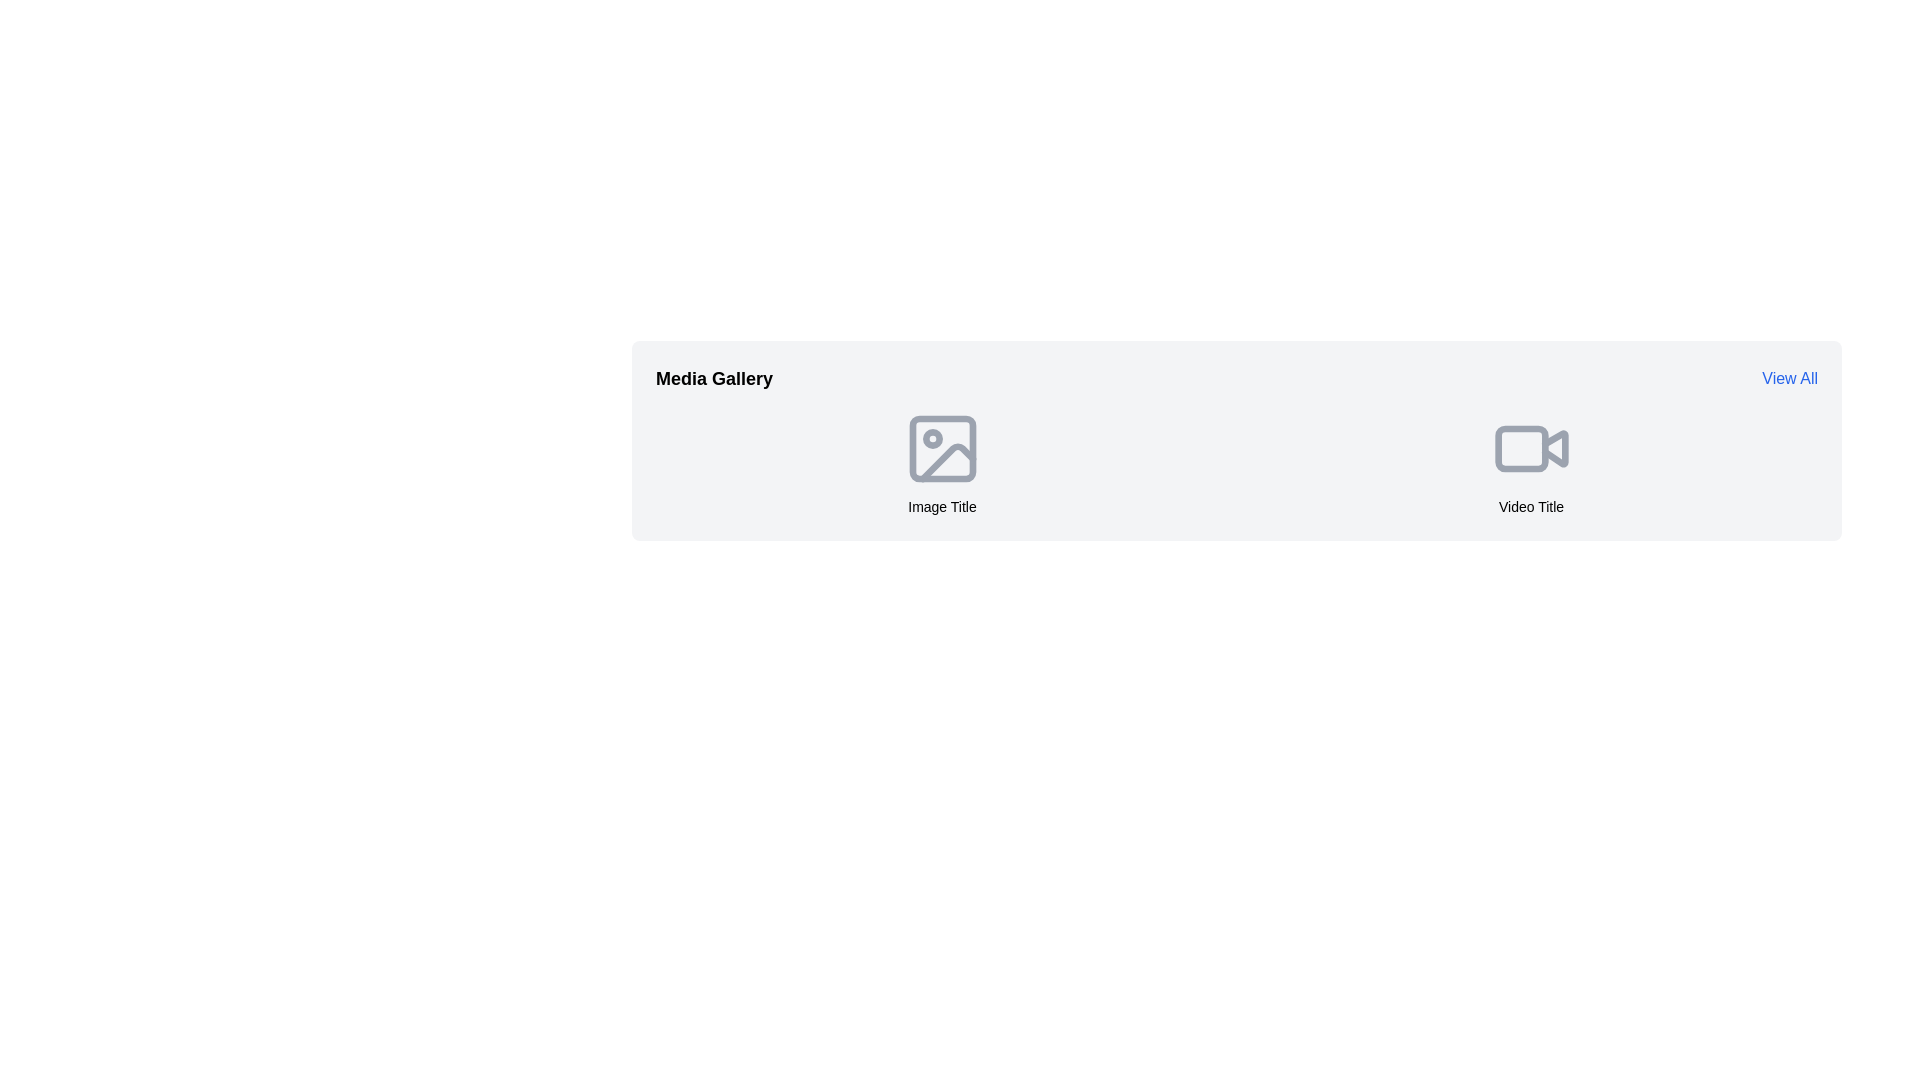  Describe the element at coordinates (941, 447) in the screenshot. I see `the image icon located centrally within the card labeled 'Image Title' on a touch device` at that location.